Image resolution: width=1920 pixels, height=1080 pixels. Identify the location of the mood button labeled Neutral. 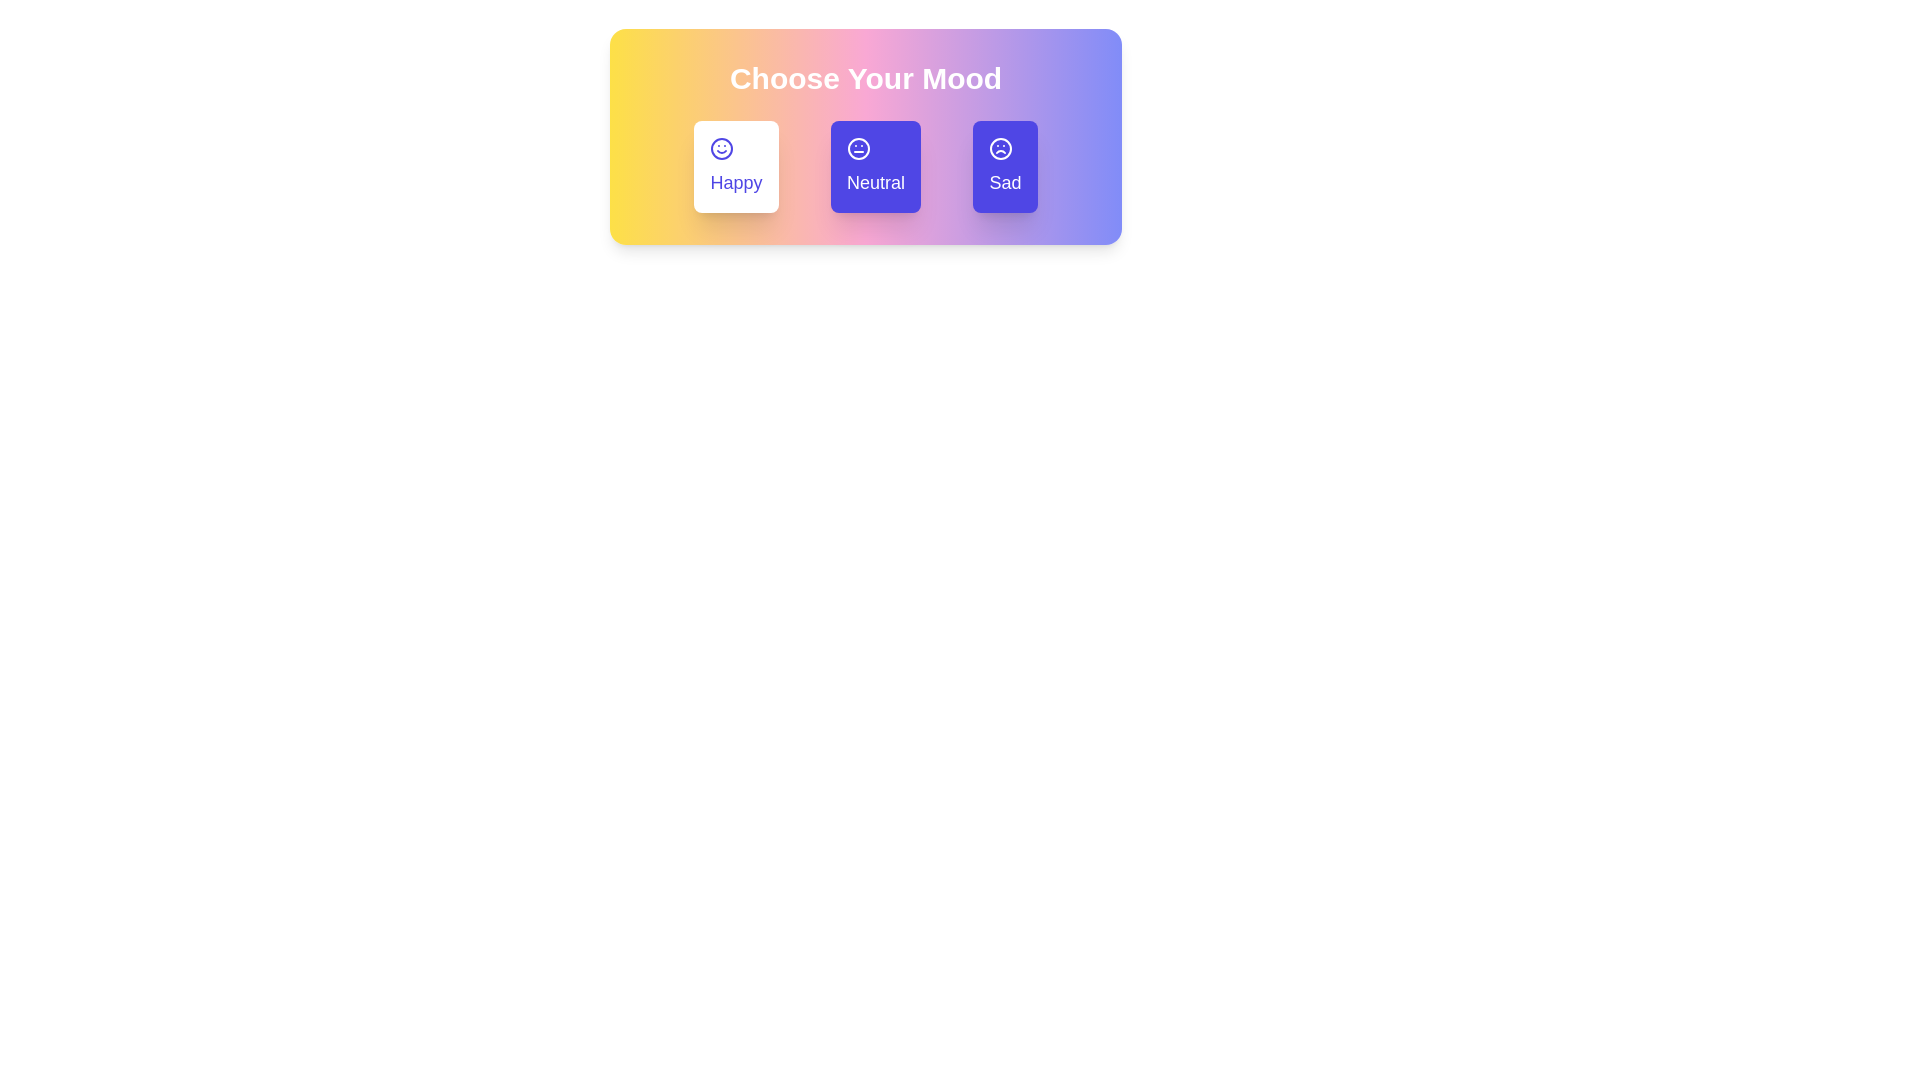
(875, 165).